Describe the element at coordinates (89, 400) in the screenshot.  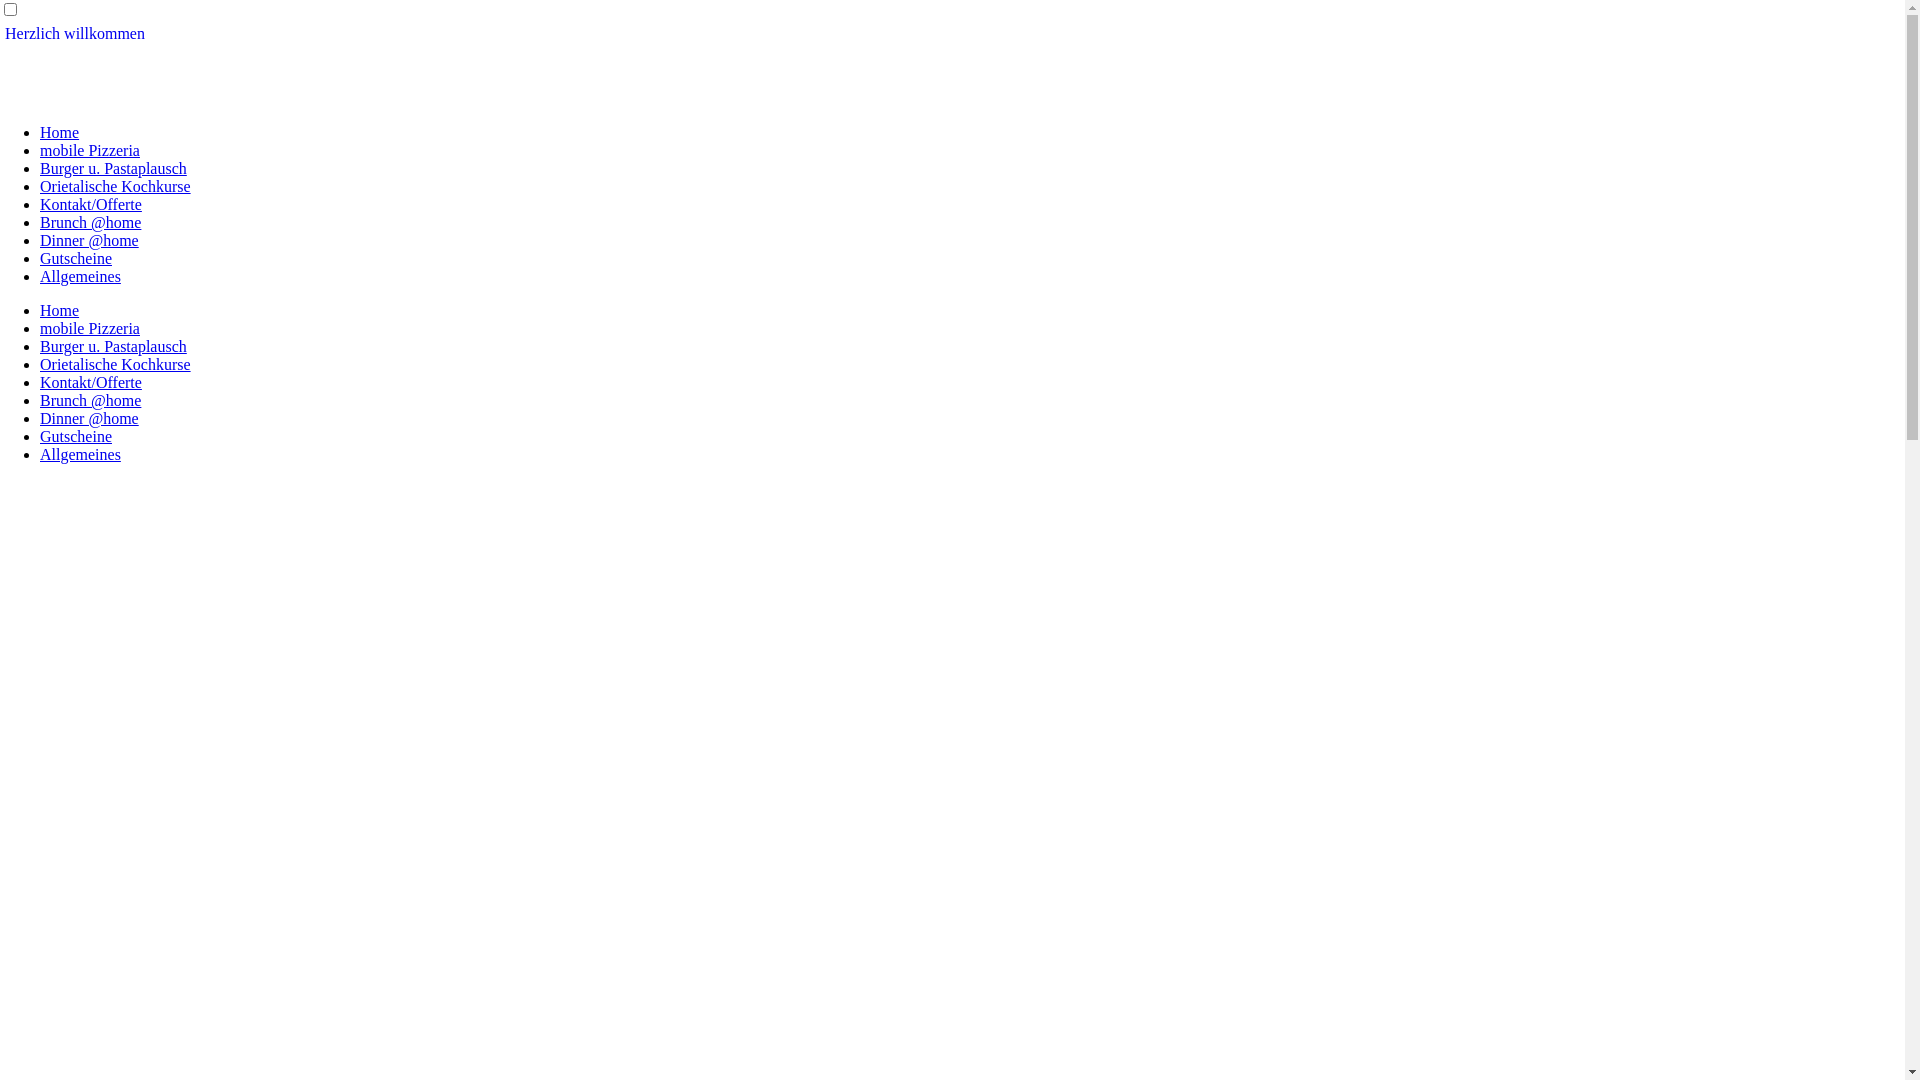
I see `'Brunch @home'` at that location.